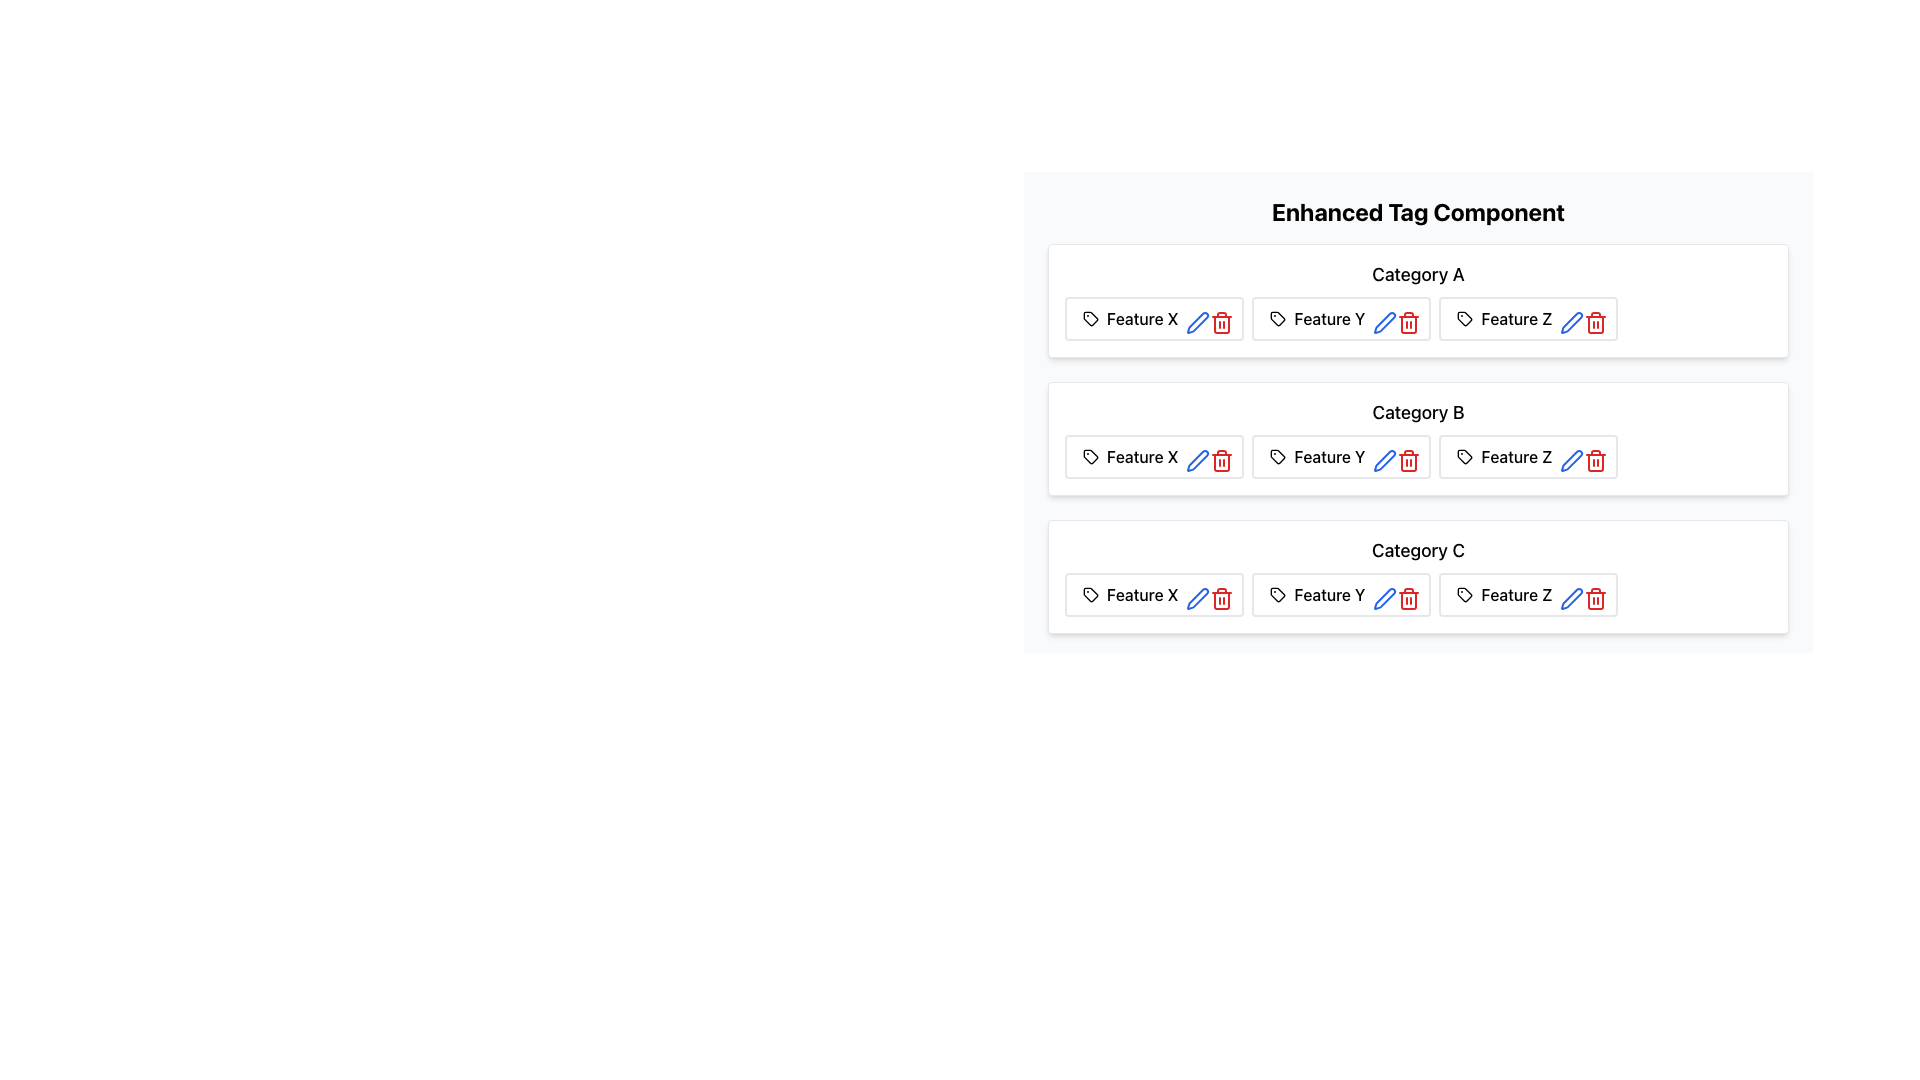  I want to click on the 'Feature X' feature icon and actions located in the topmost position under the 'Category A' section, so click(1417, 318).